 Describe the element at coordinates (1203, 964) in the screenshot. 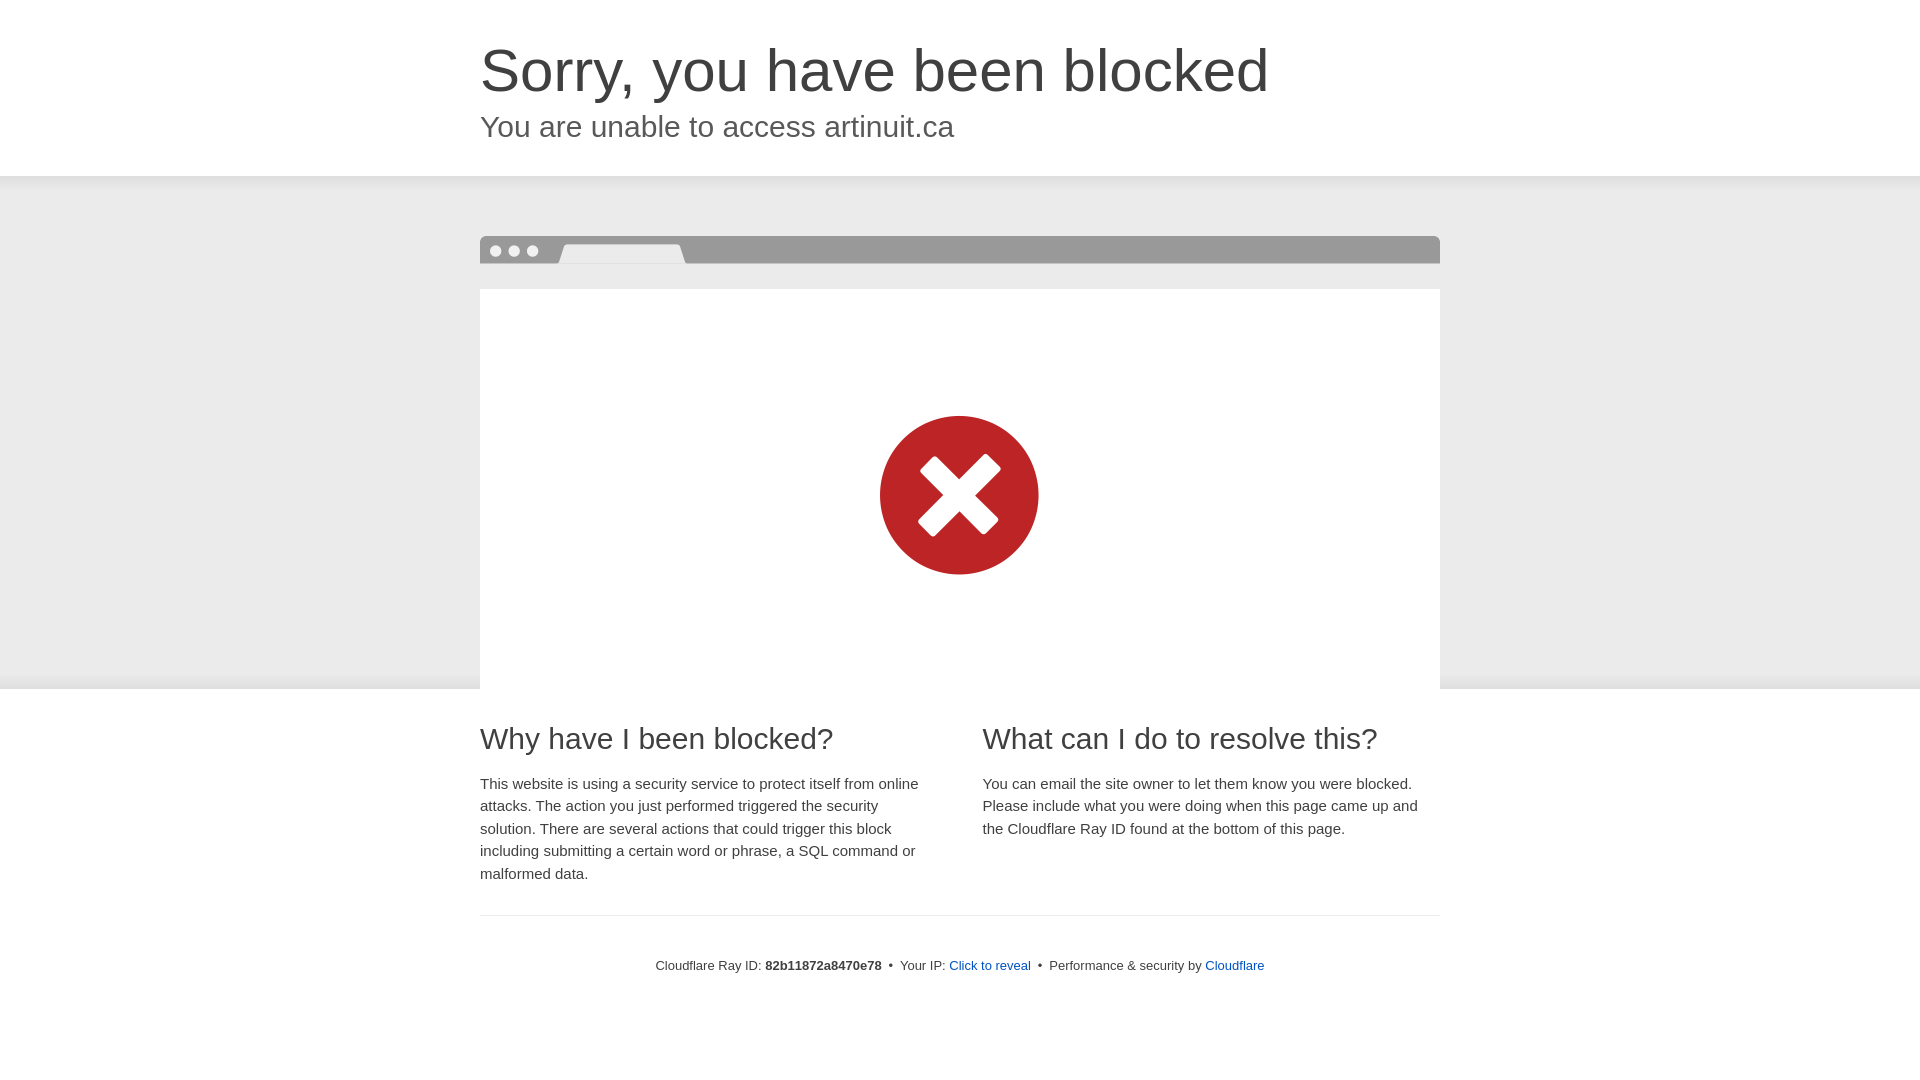

I see `'Cloudflare'` at that location.